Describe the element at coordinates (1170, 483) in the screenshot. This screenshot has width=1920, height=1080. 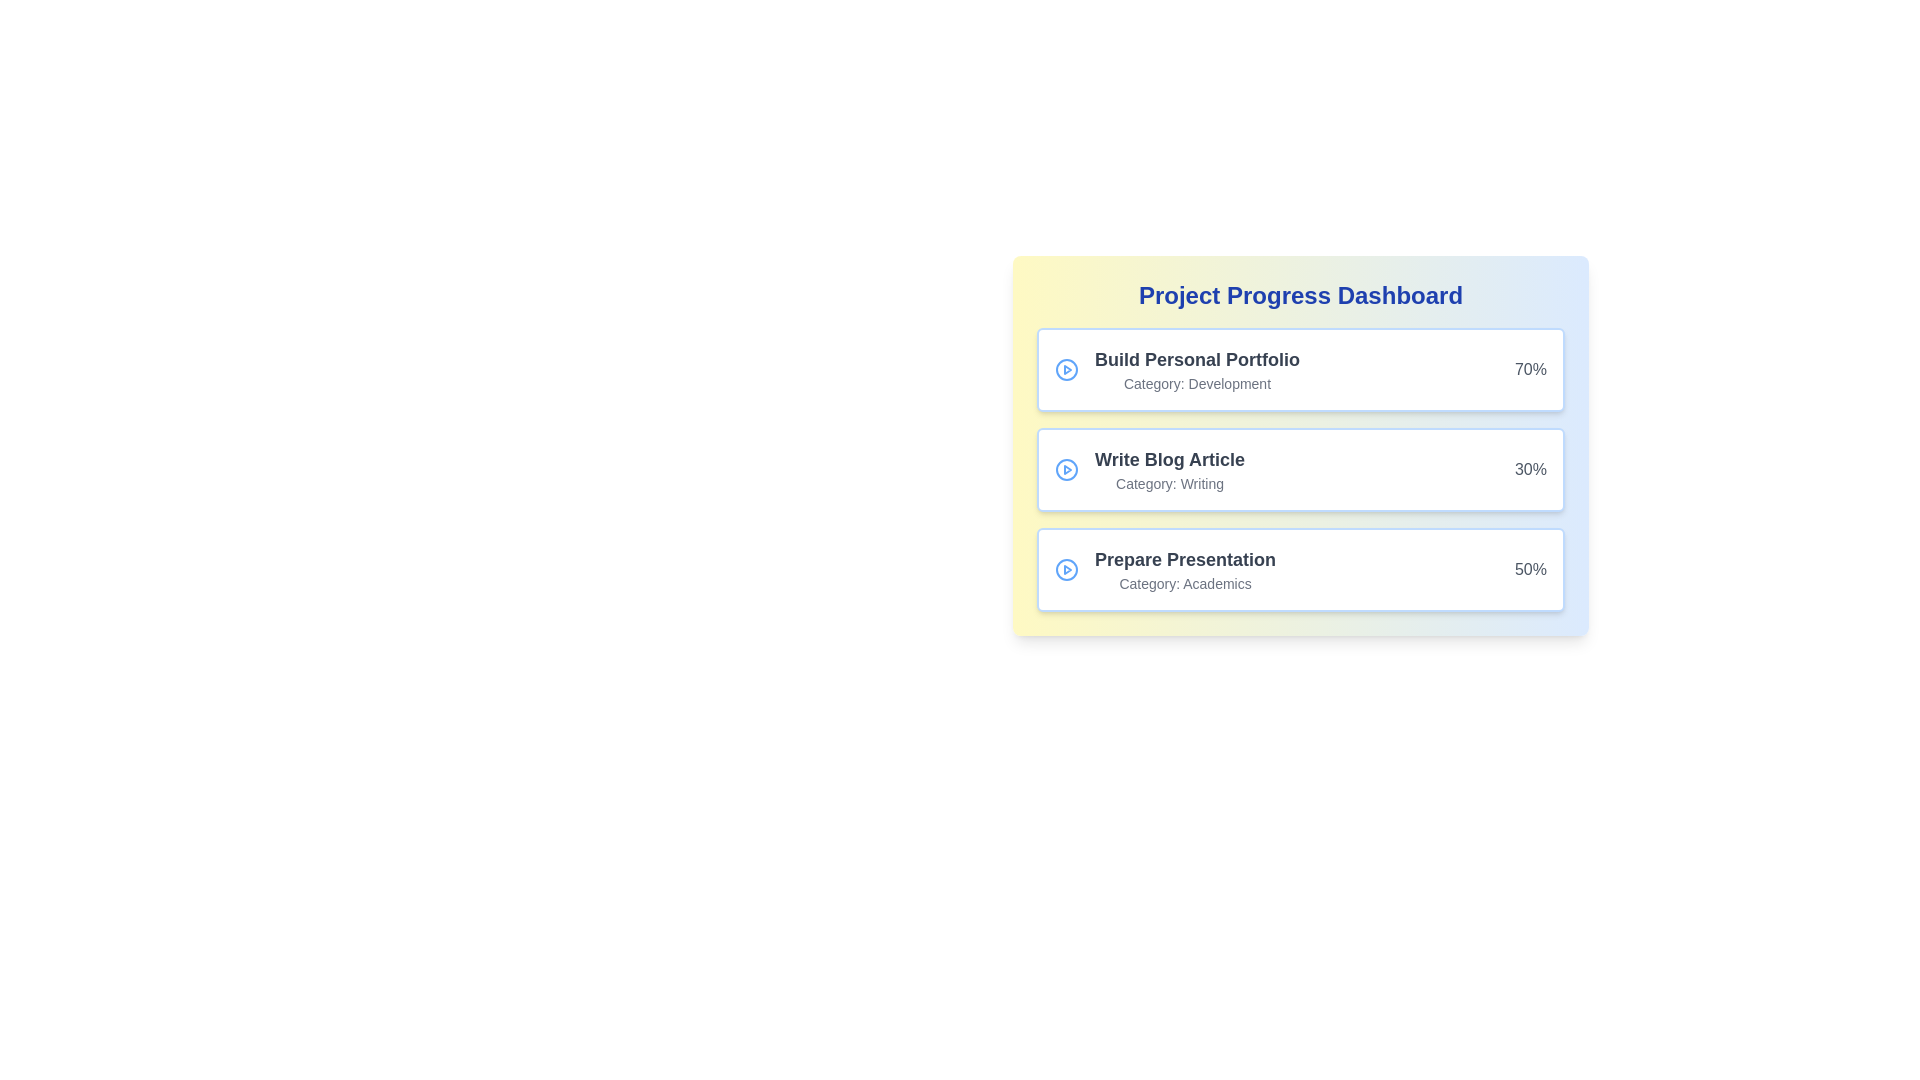
I see `the 'Writing' label, which provides additional classification information related to the 'Write Blog Article' task, located in the Project Progress Dashboard card` at that location.